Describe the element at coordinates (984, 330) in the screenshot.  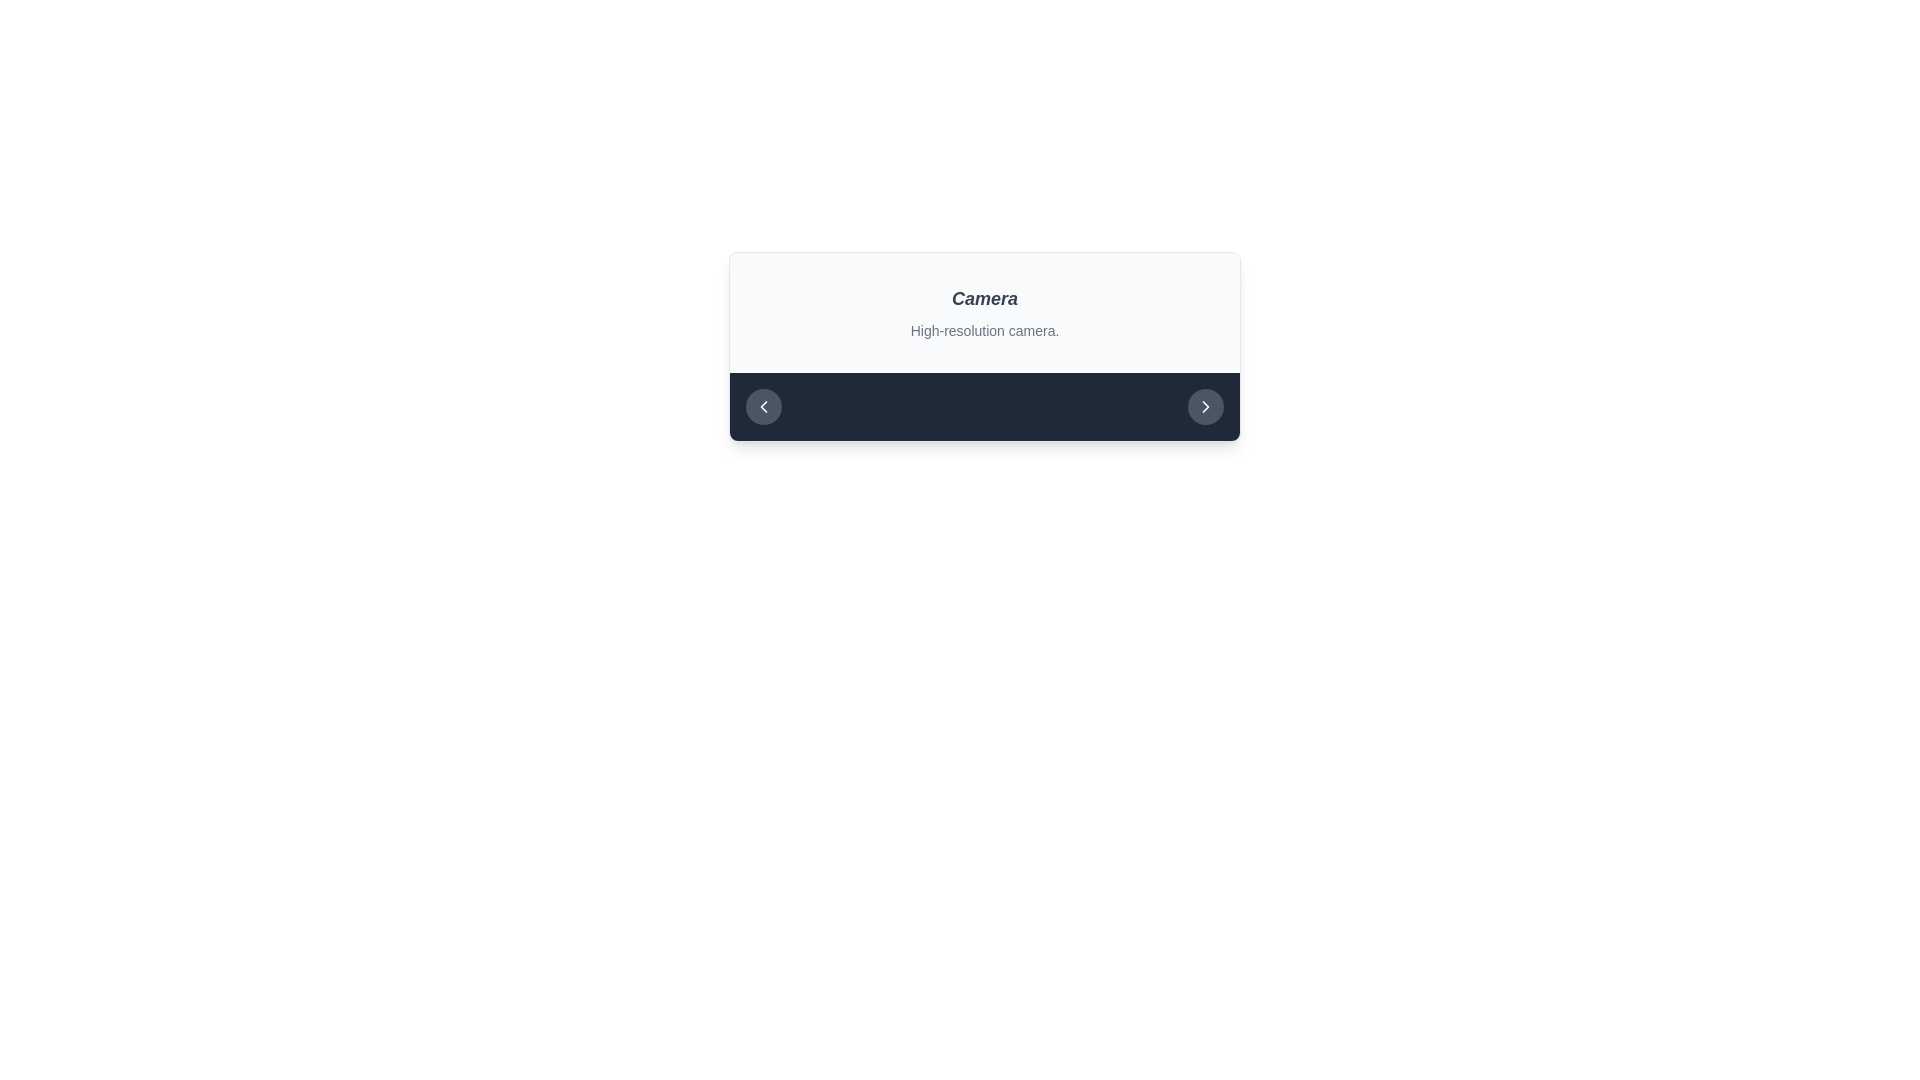
I see `the text element that displays 'High-resolution camera.' which is styled in a small, light gray font and located beneath the bold, italicized 'Camera' text` at that location.